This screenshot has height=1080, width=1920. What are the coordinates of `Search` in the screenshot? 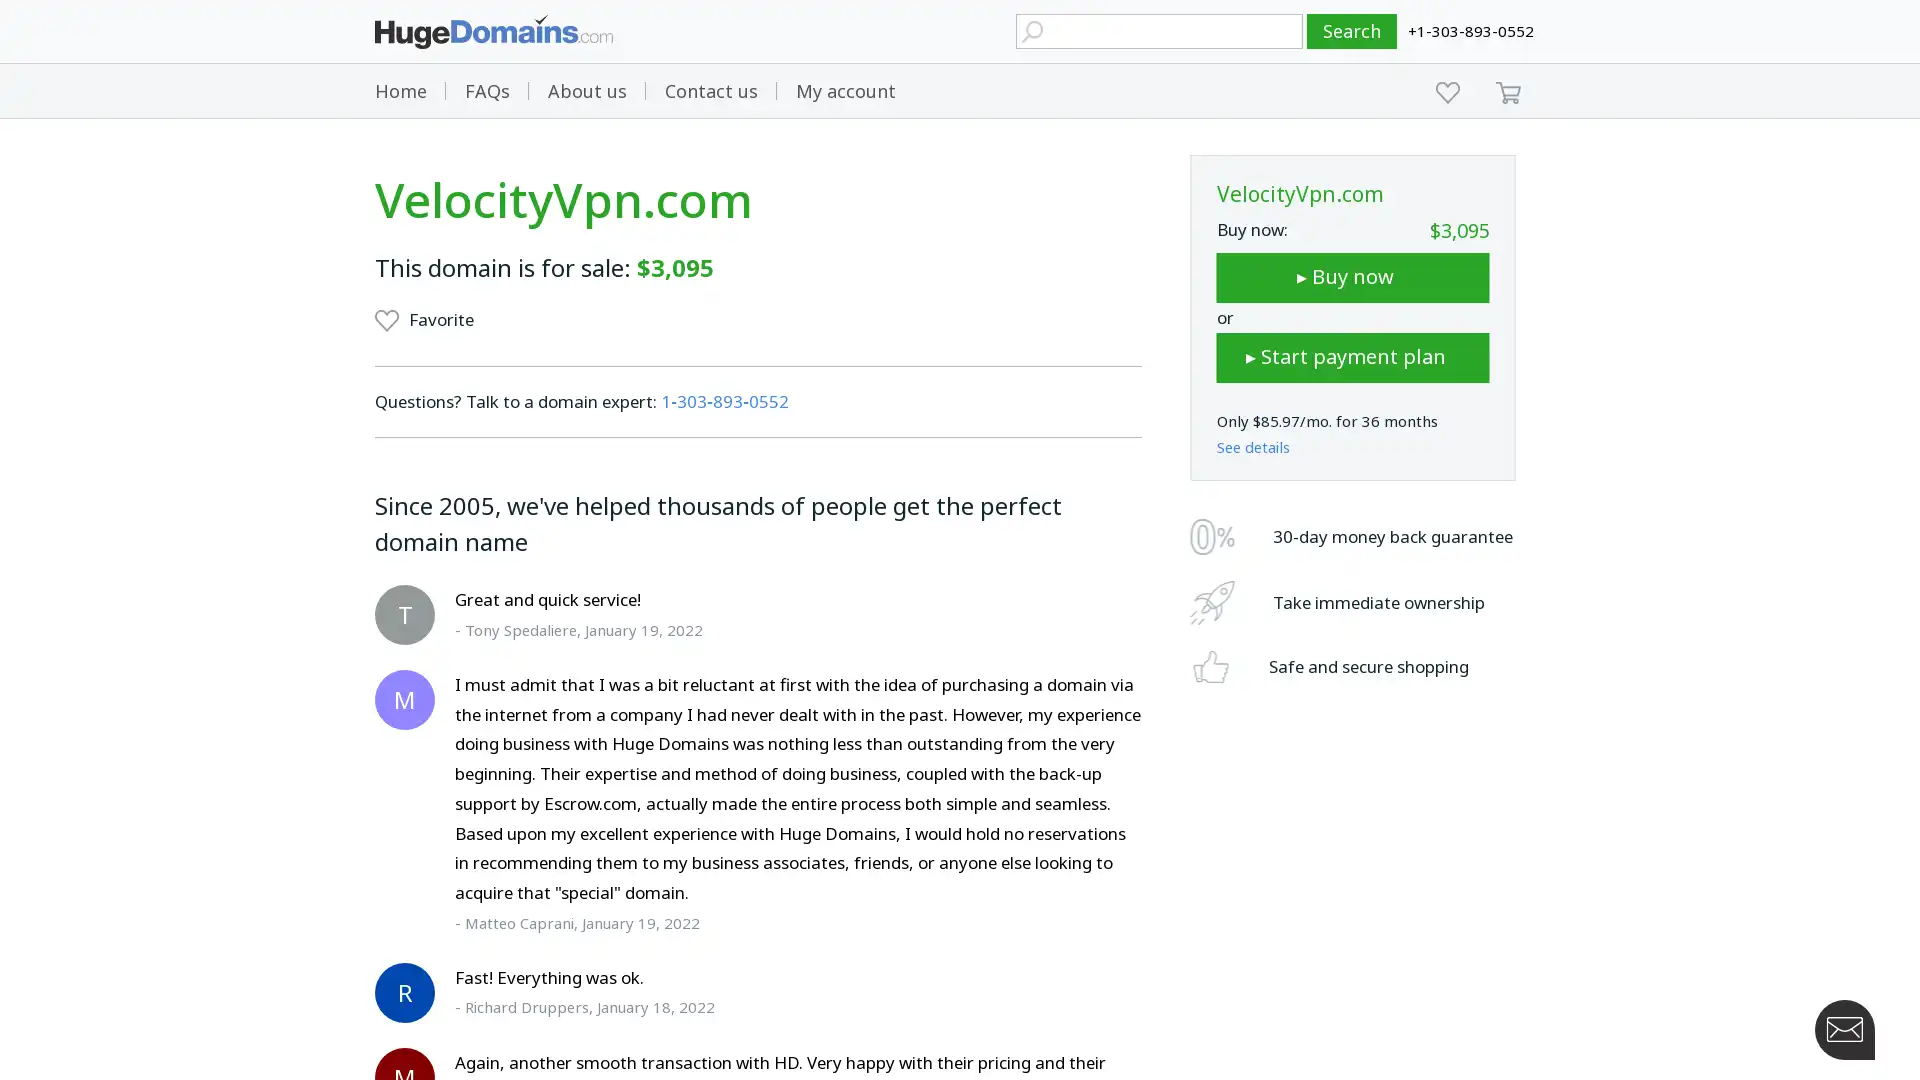 It's located at (1352, 31).